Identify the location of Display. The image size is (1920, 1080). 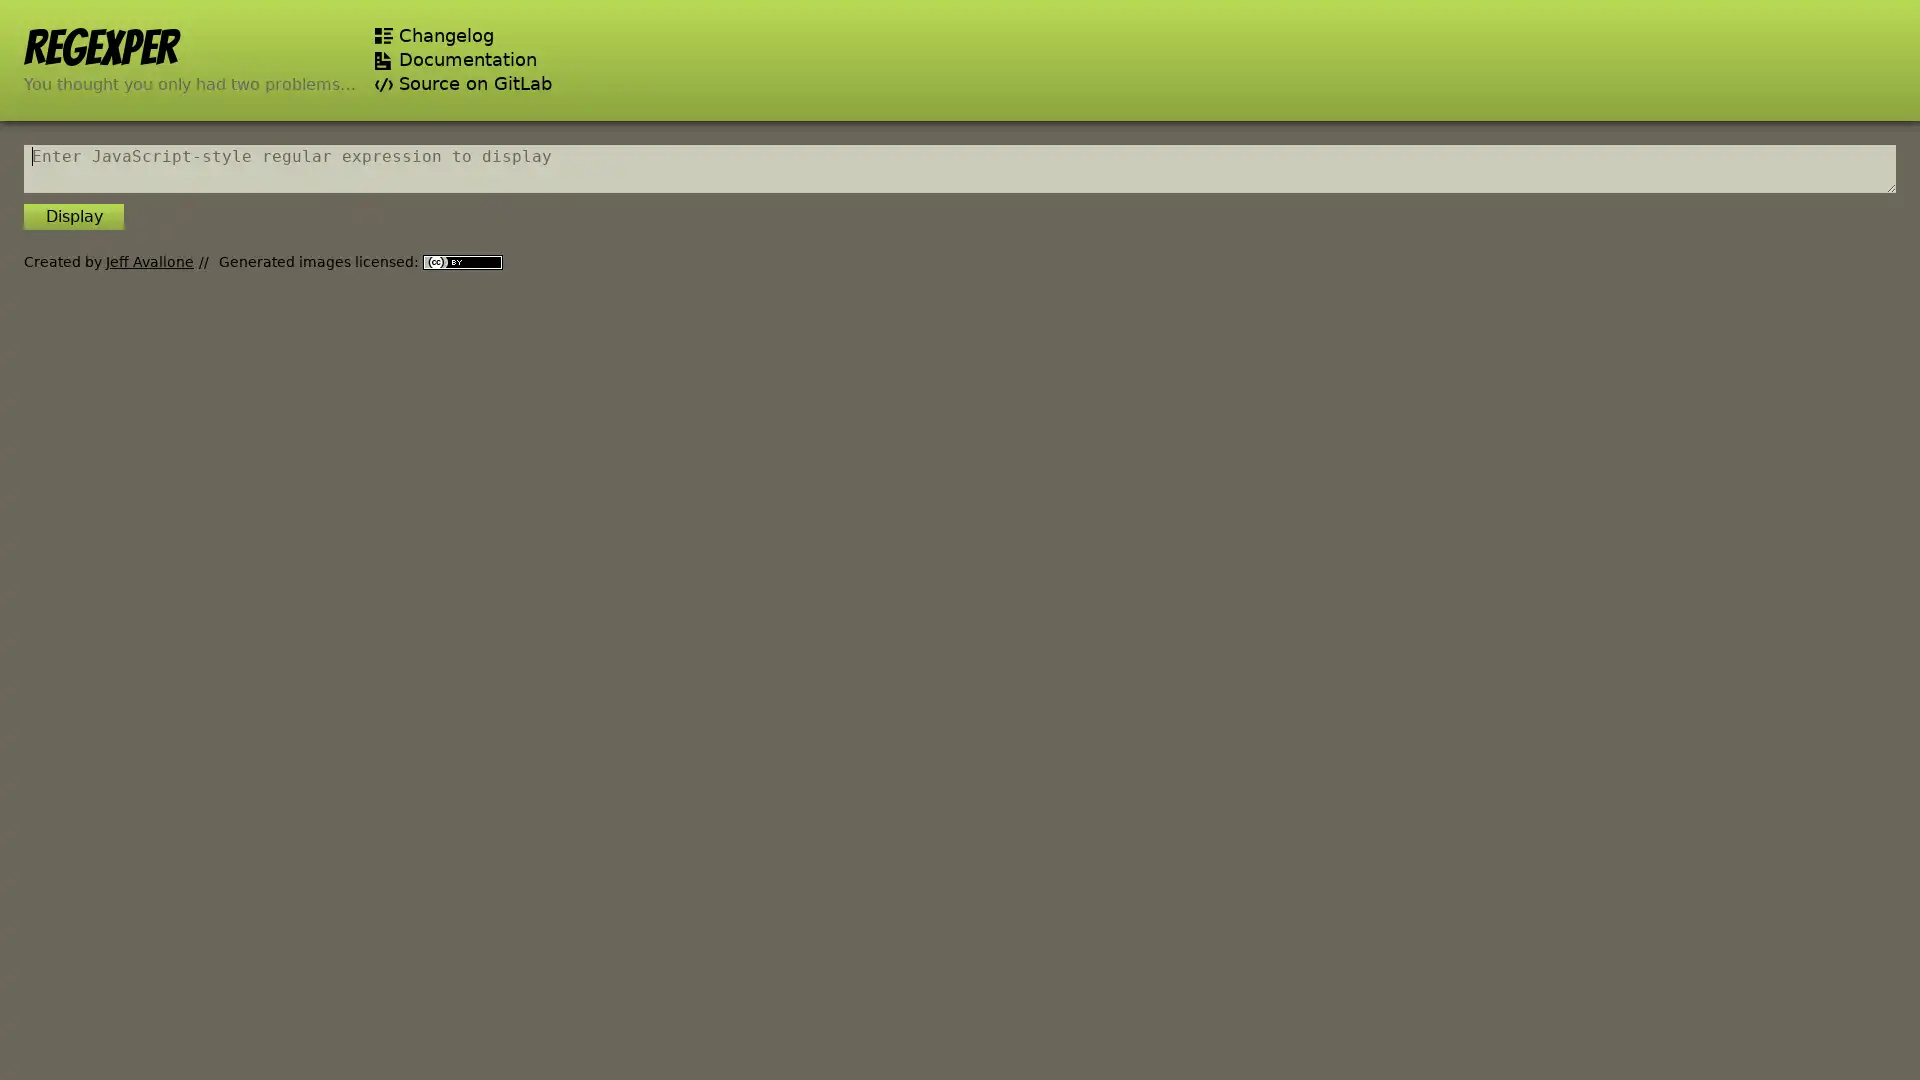
(73, 216).